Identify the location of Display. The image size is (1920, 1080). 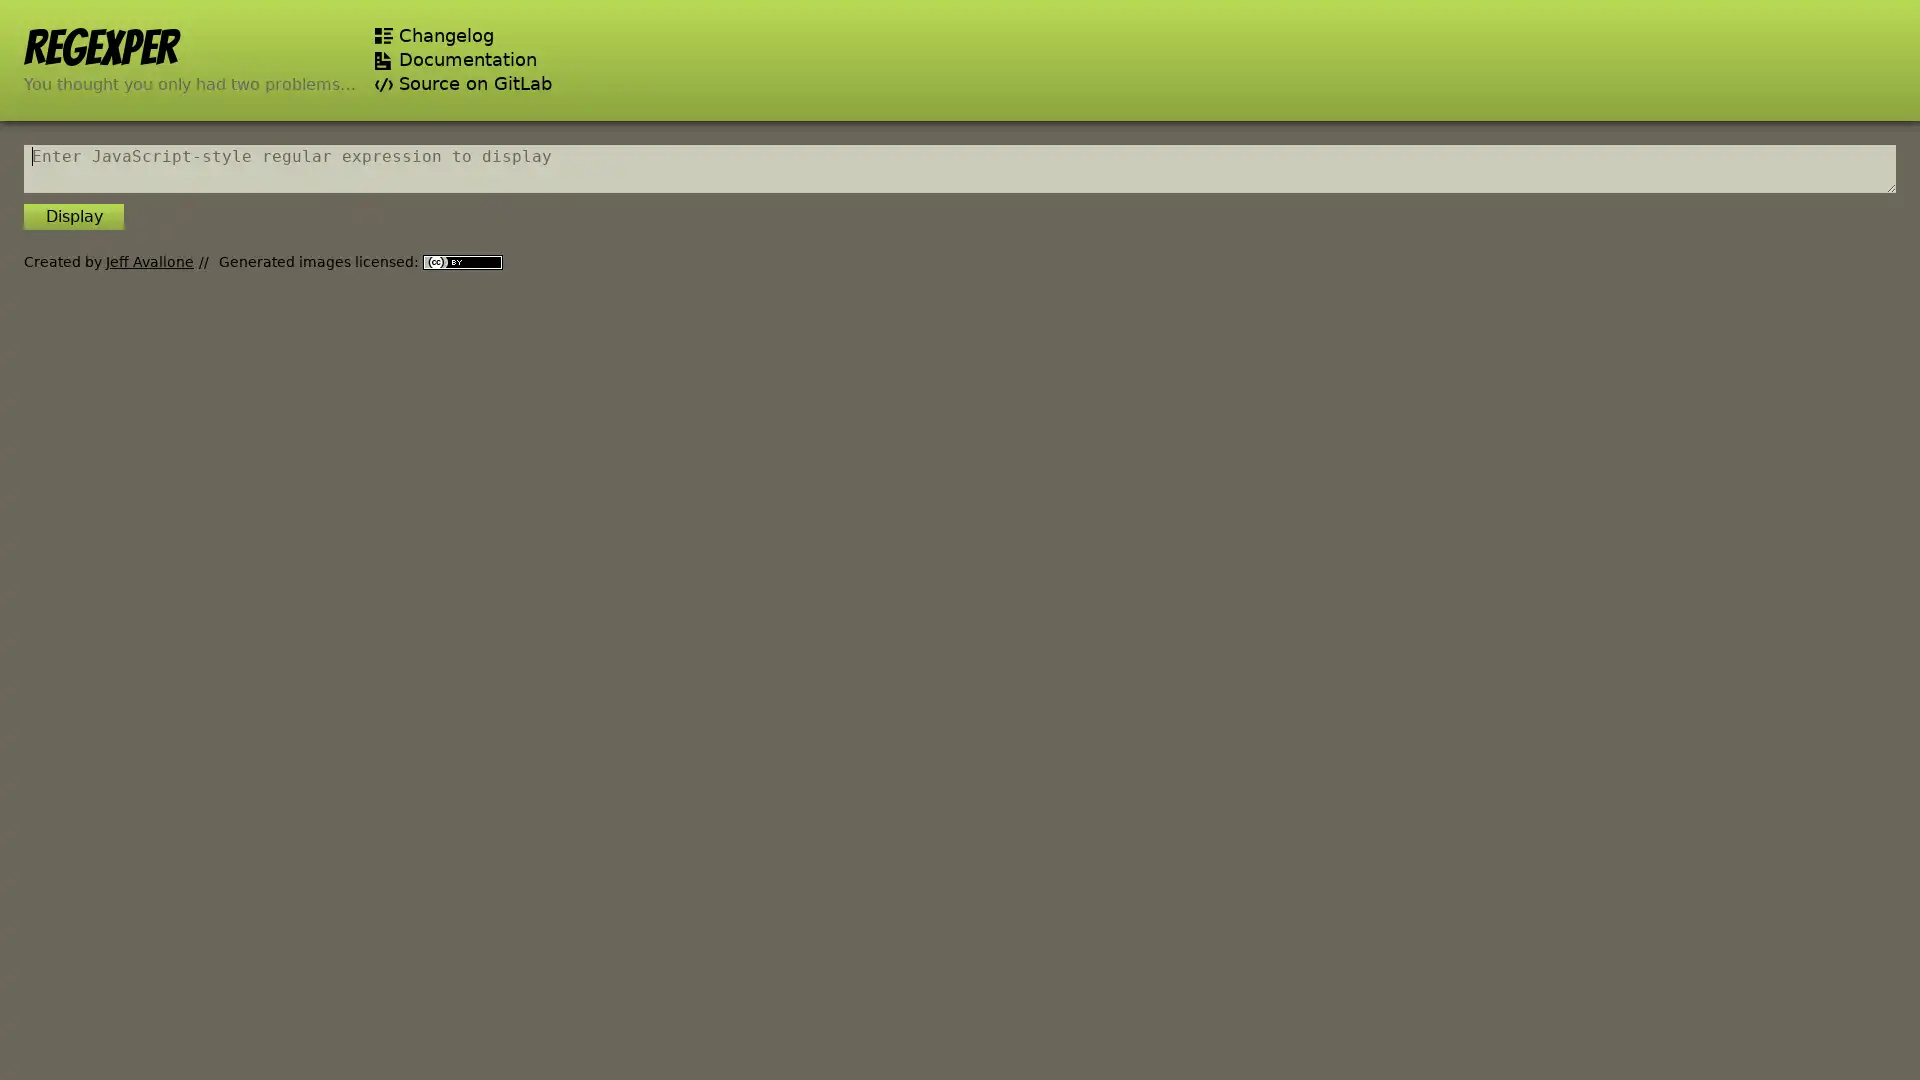
(73, 216).